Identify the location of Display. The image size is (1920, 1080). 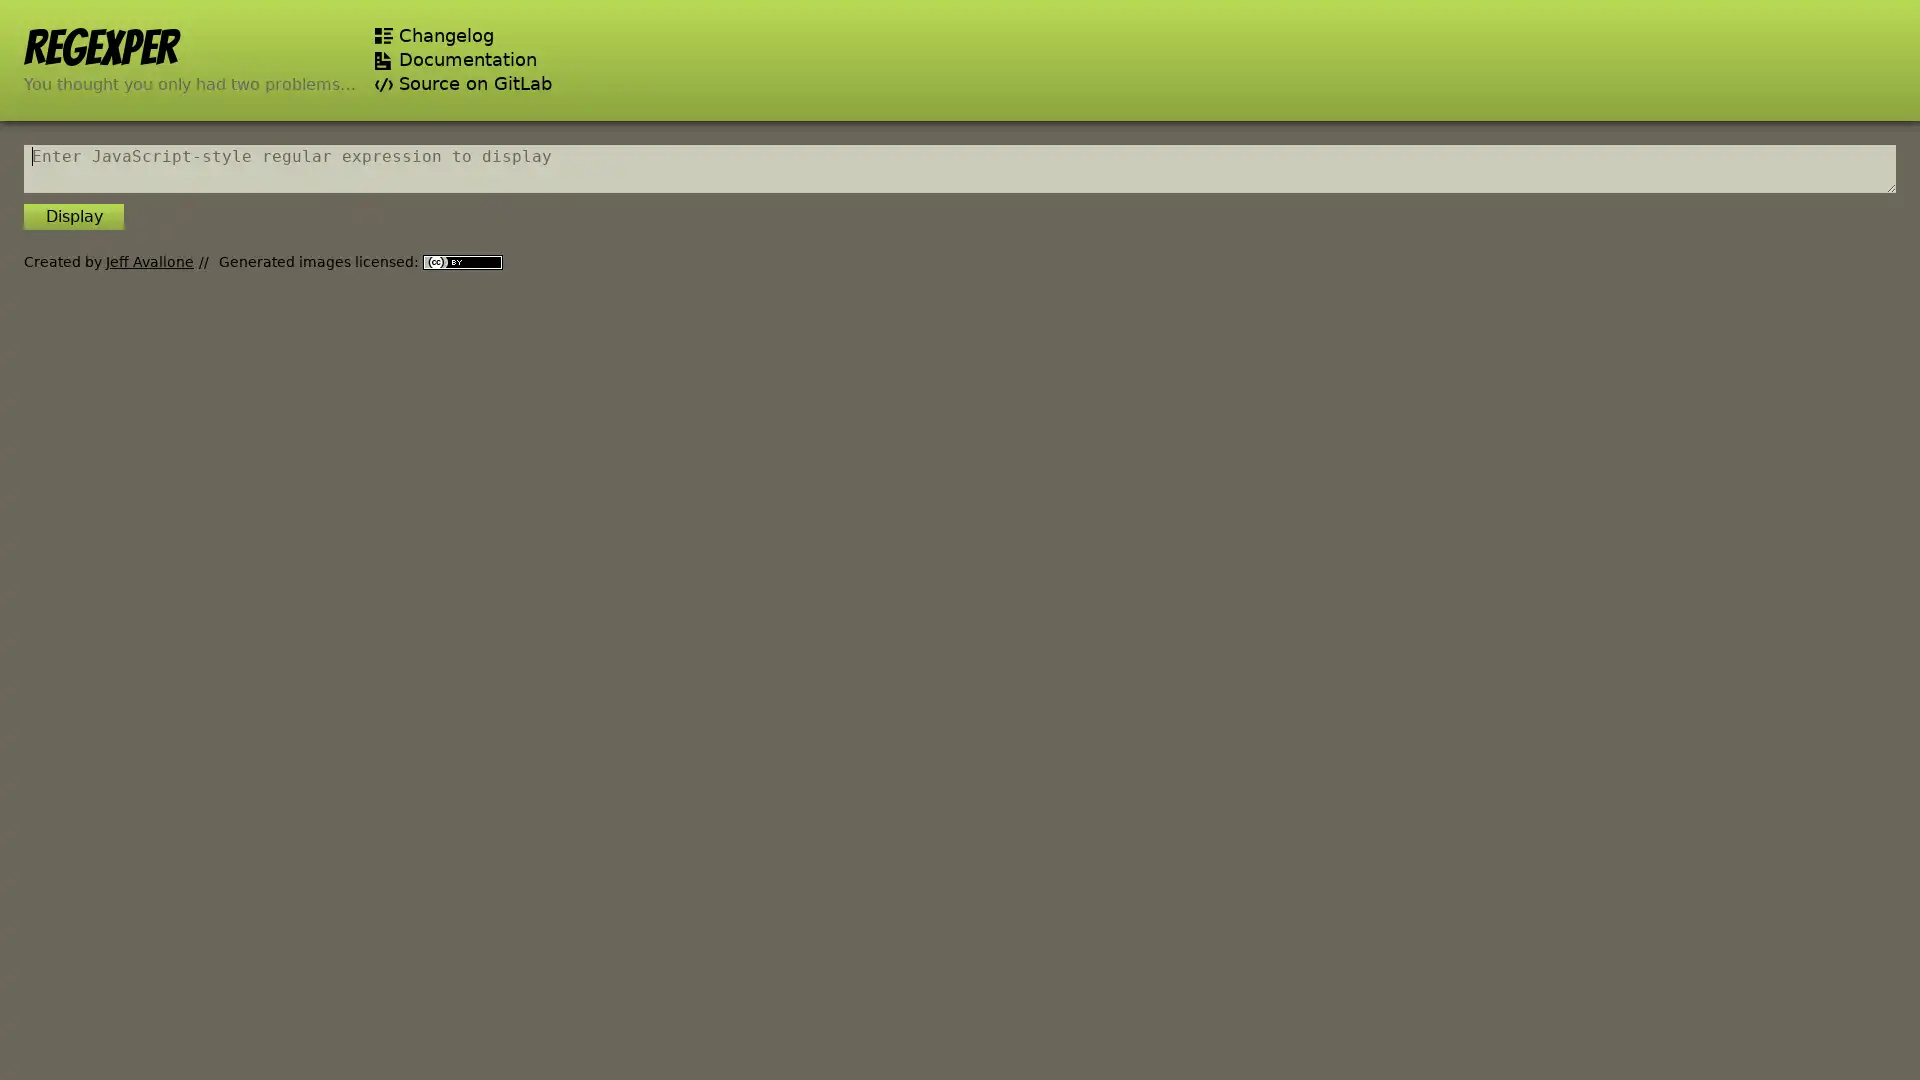
(73, 216).